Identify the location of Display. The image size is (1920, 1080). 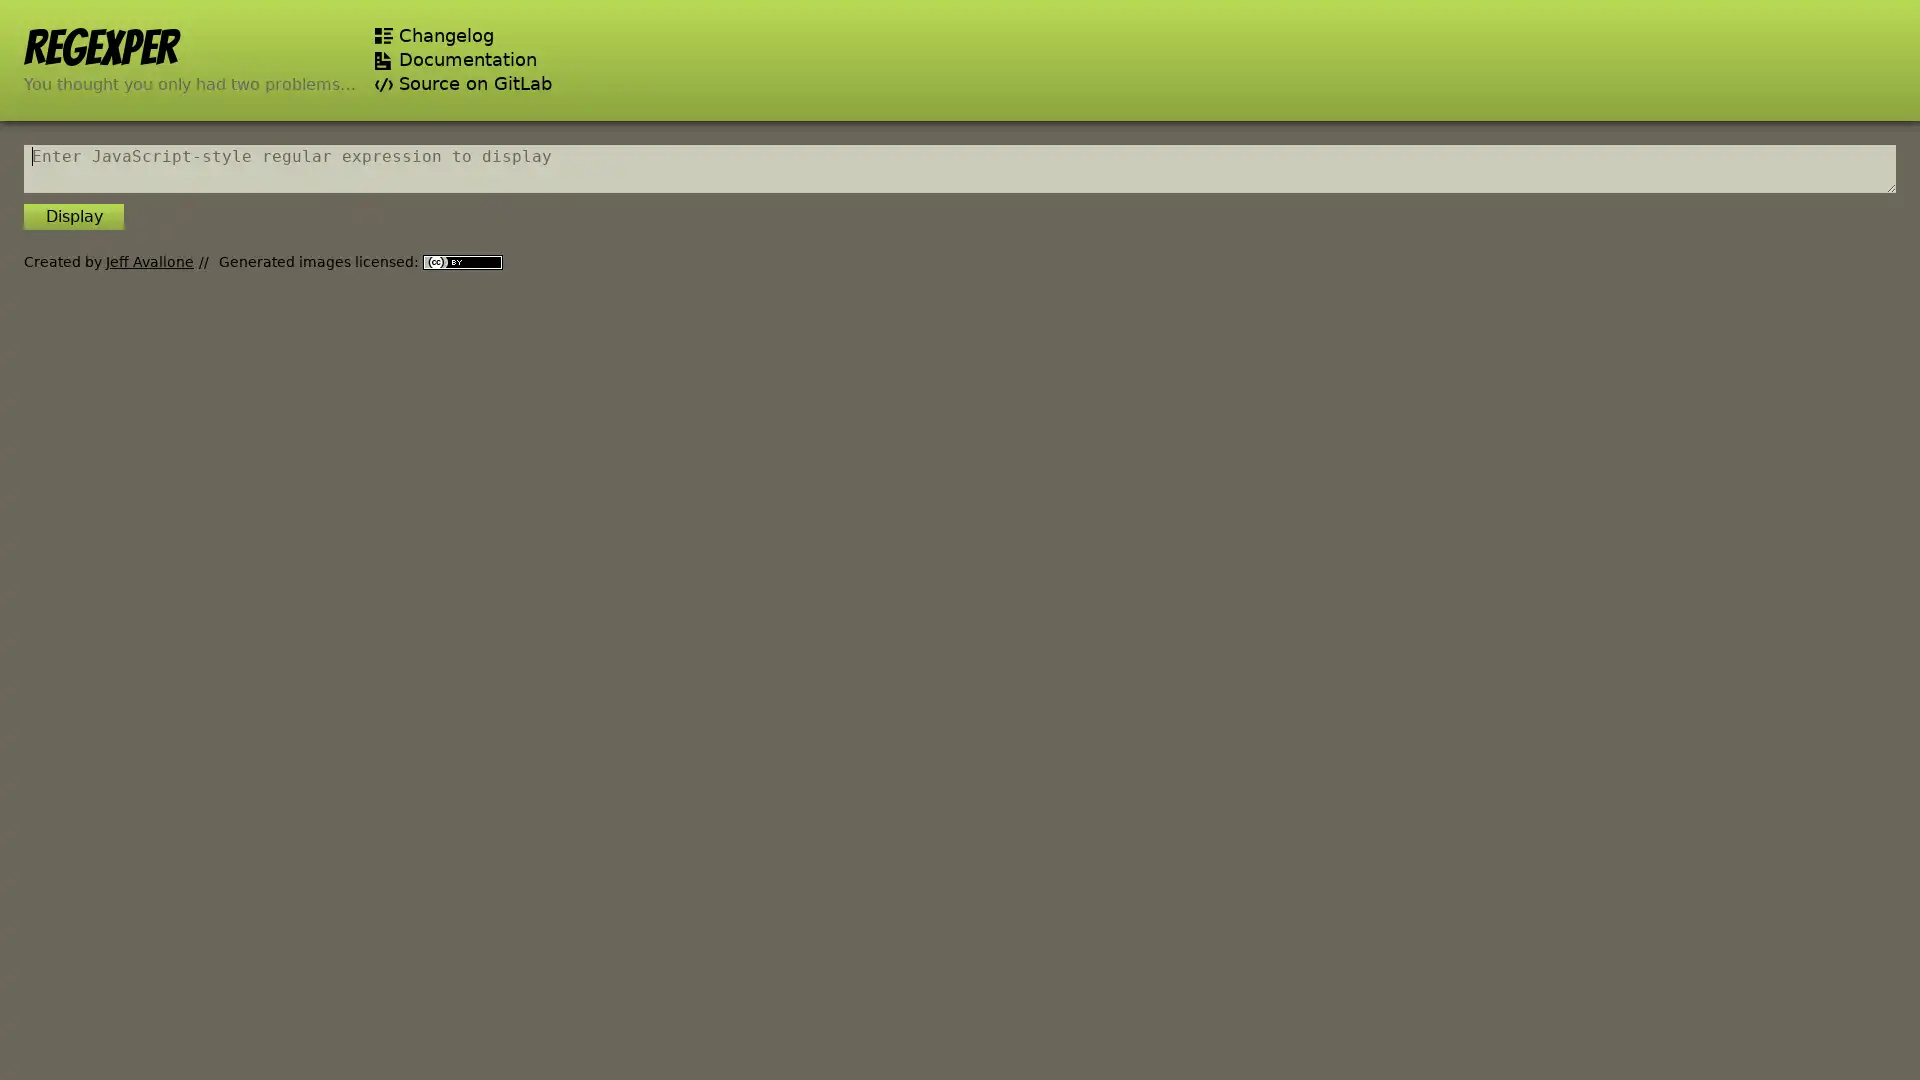
(73, 216).